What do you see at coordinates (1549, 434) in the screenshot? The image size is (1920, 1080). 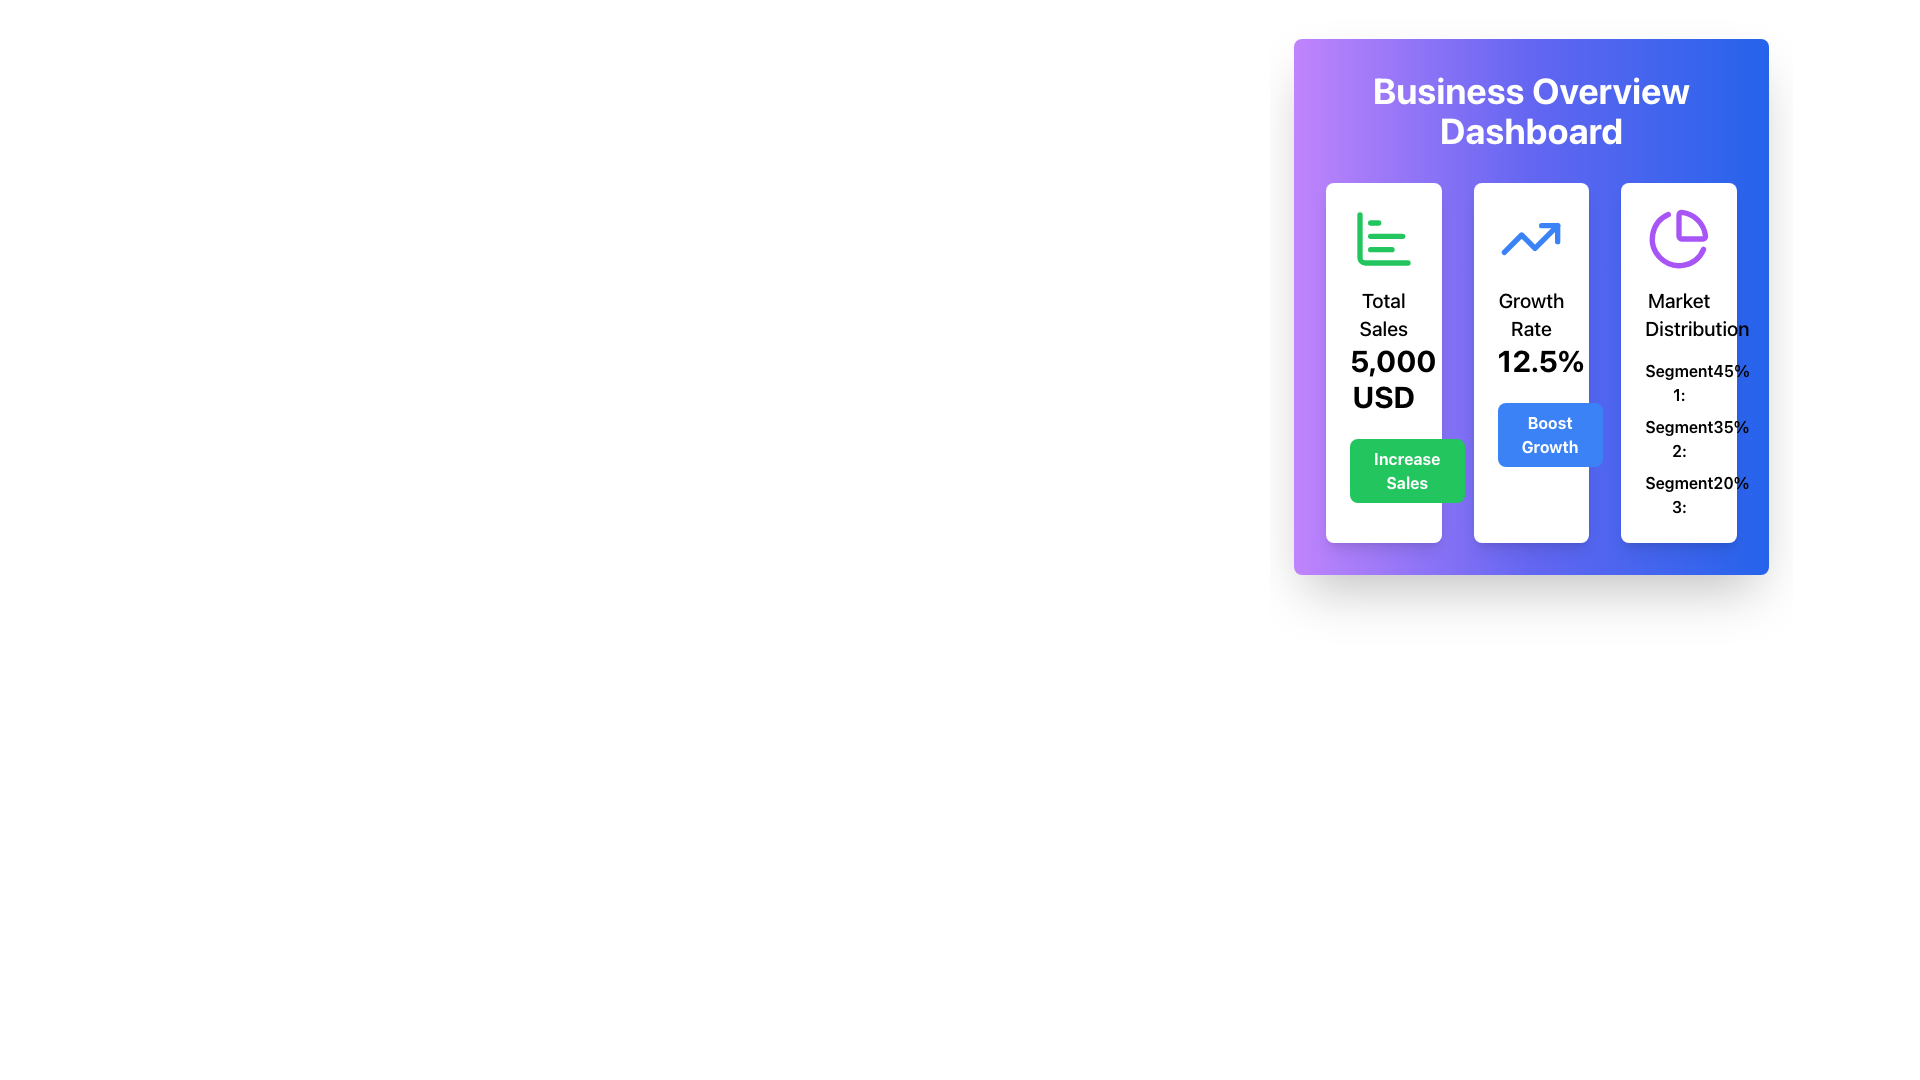 I see `the 'Boost Growth' button, which is a blue rectangular button with white bold text, located below the '12.5%' growth rate display` at bounding box center [1549, 434].